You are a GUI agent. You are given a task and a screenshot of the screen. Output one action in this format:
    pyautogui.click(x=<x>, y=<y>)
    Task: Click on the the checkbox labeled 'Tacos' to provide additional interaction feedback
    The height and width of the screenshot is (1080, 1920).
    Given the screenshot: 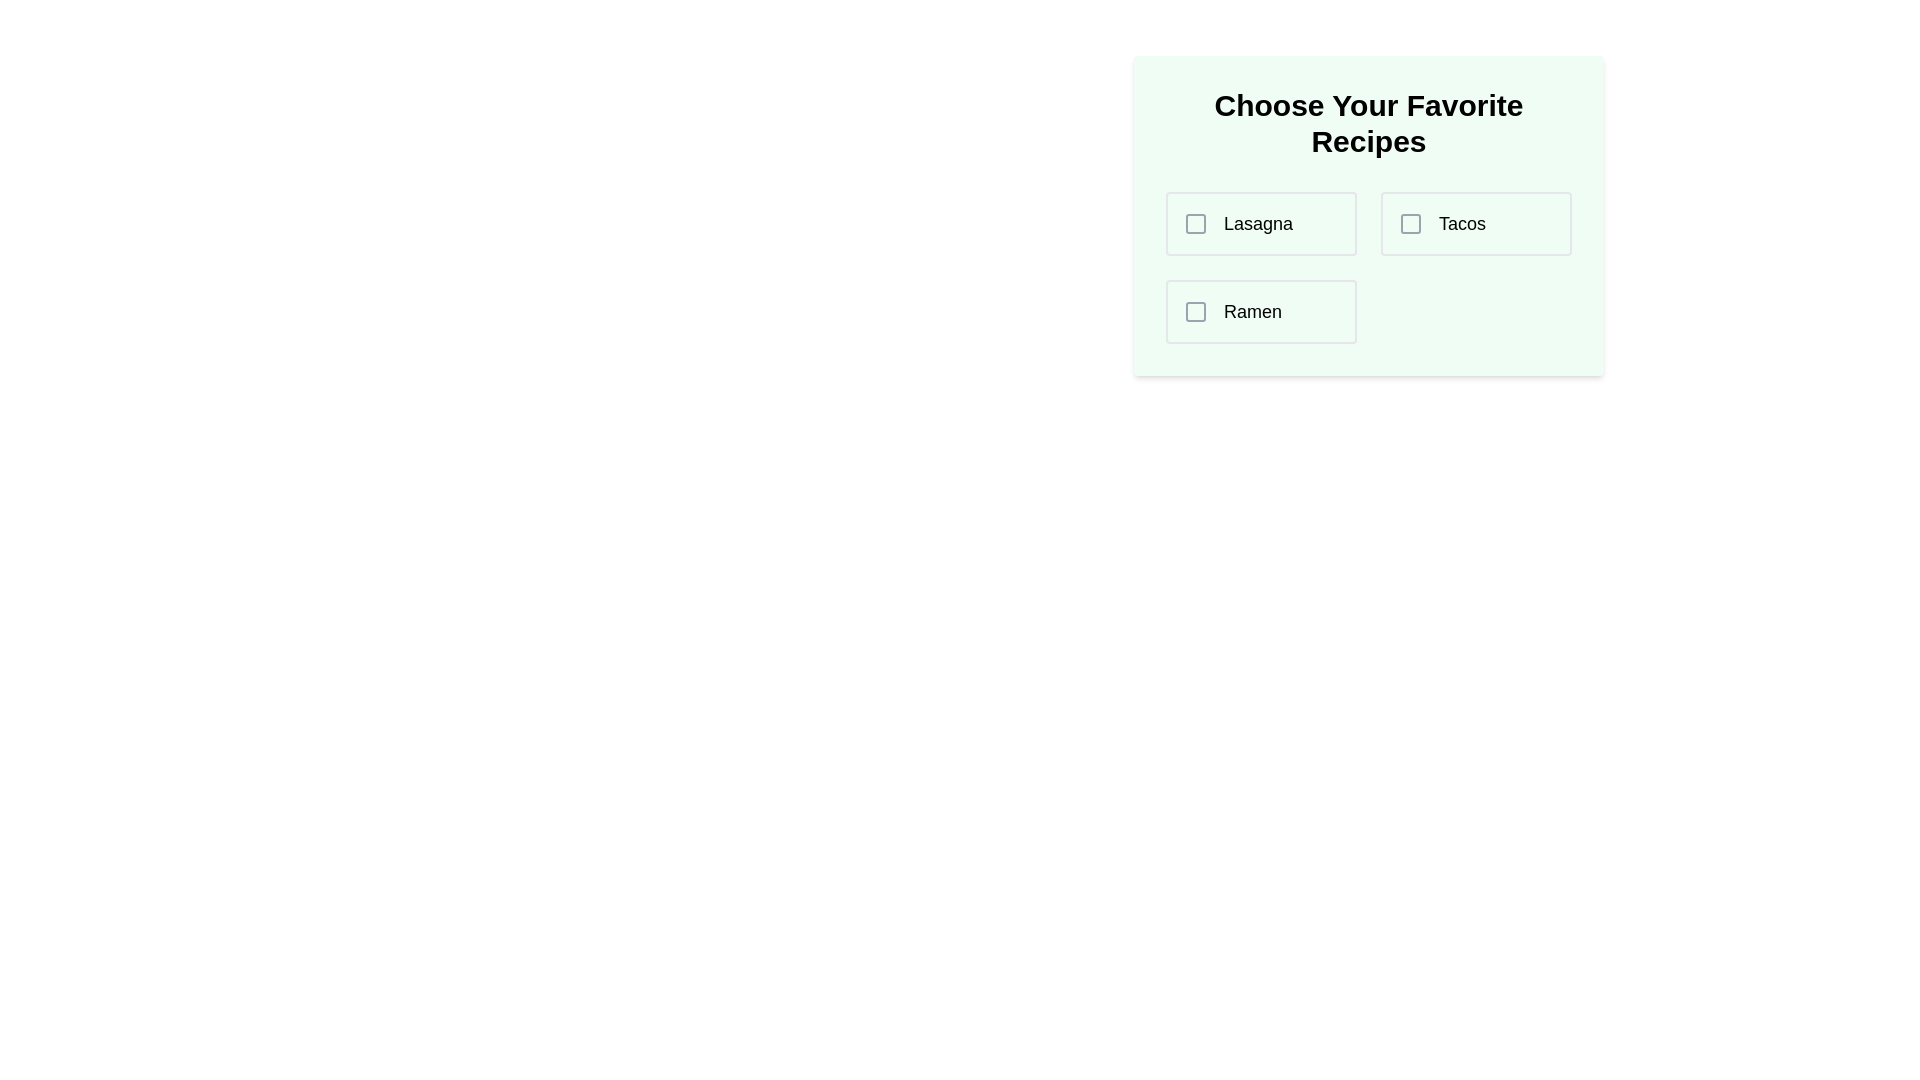 What is the action you would take?
    pyautogui.click(x=1476, y=223)
    